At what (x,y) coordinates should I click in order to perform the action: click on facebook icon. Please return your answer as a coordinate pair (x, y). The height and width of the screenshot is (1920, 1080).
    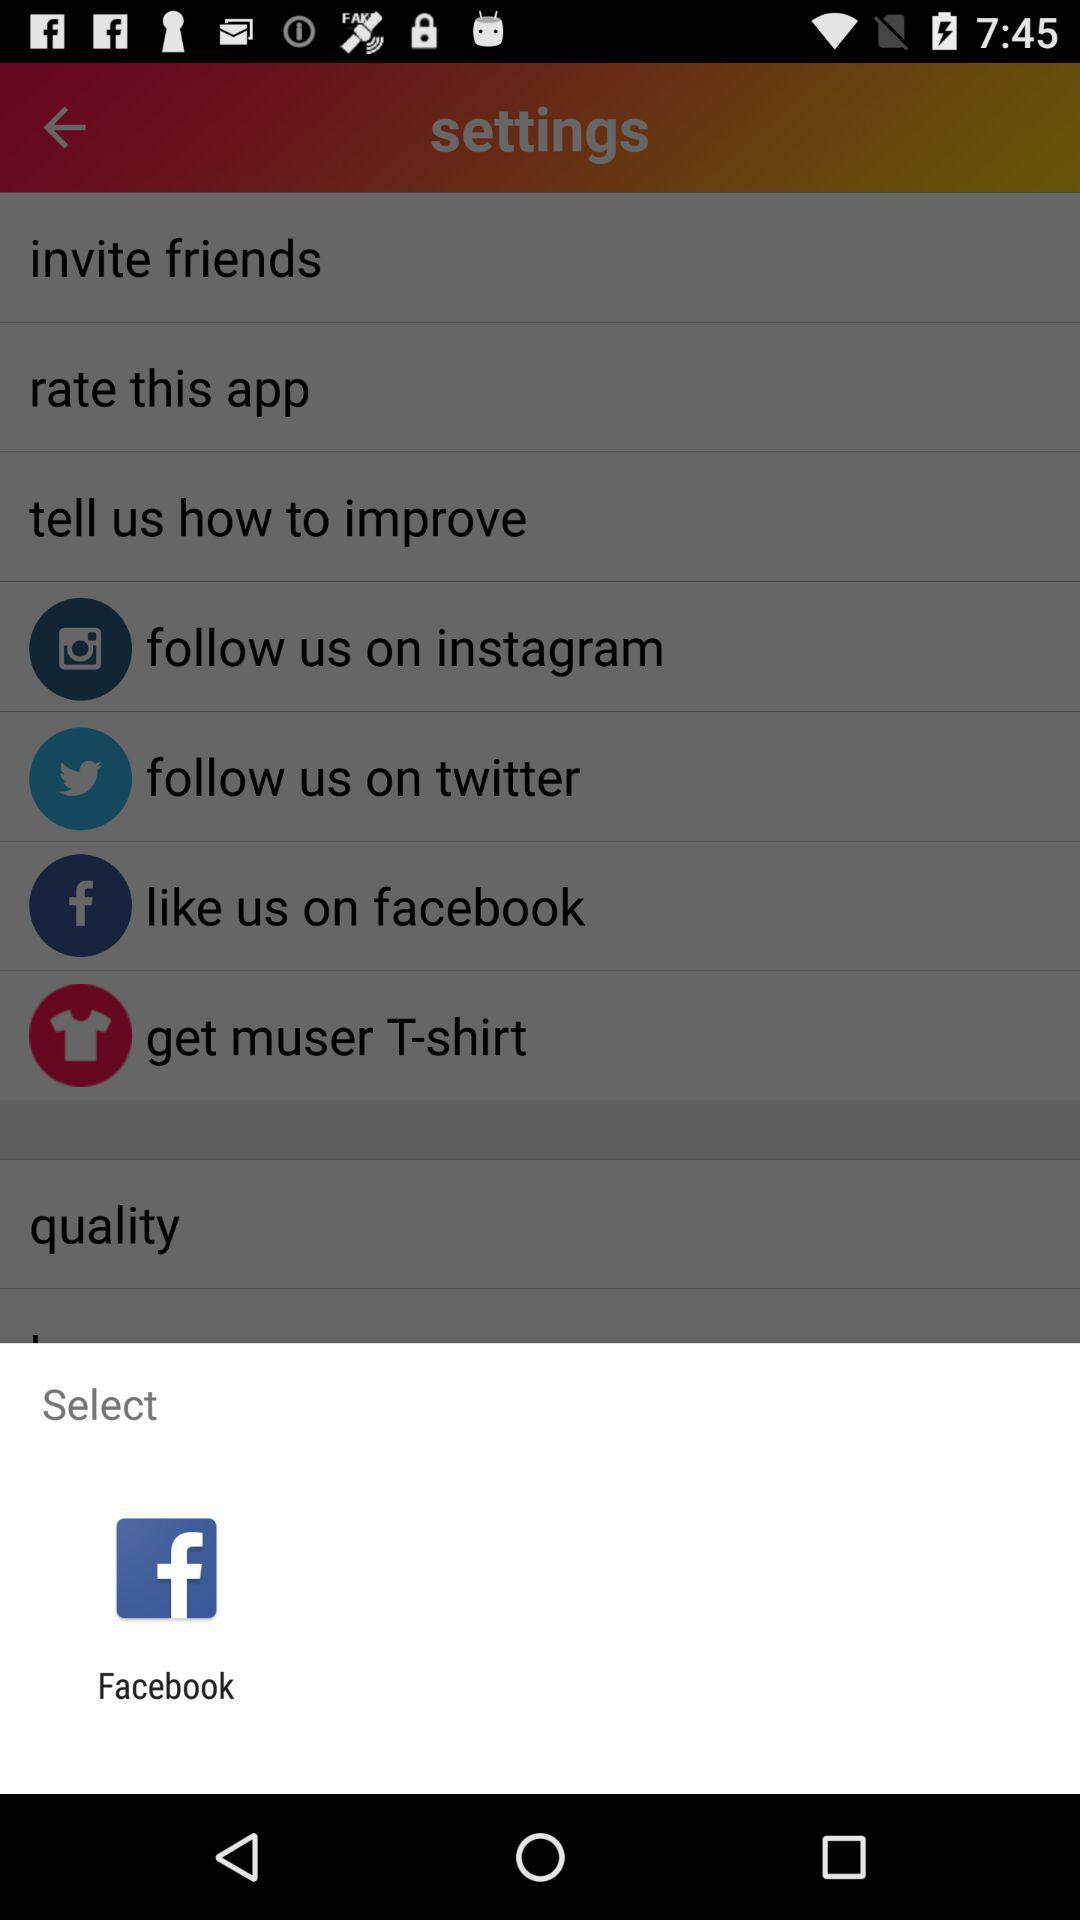
    Looking at the image, I should click on (165, 1705).